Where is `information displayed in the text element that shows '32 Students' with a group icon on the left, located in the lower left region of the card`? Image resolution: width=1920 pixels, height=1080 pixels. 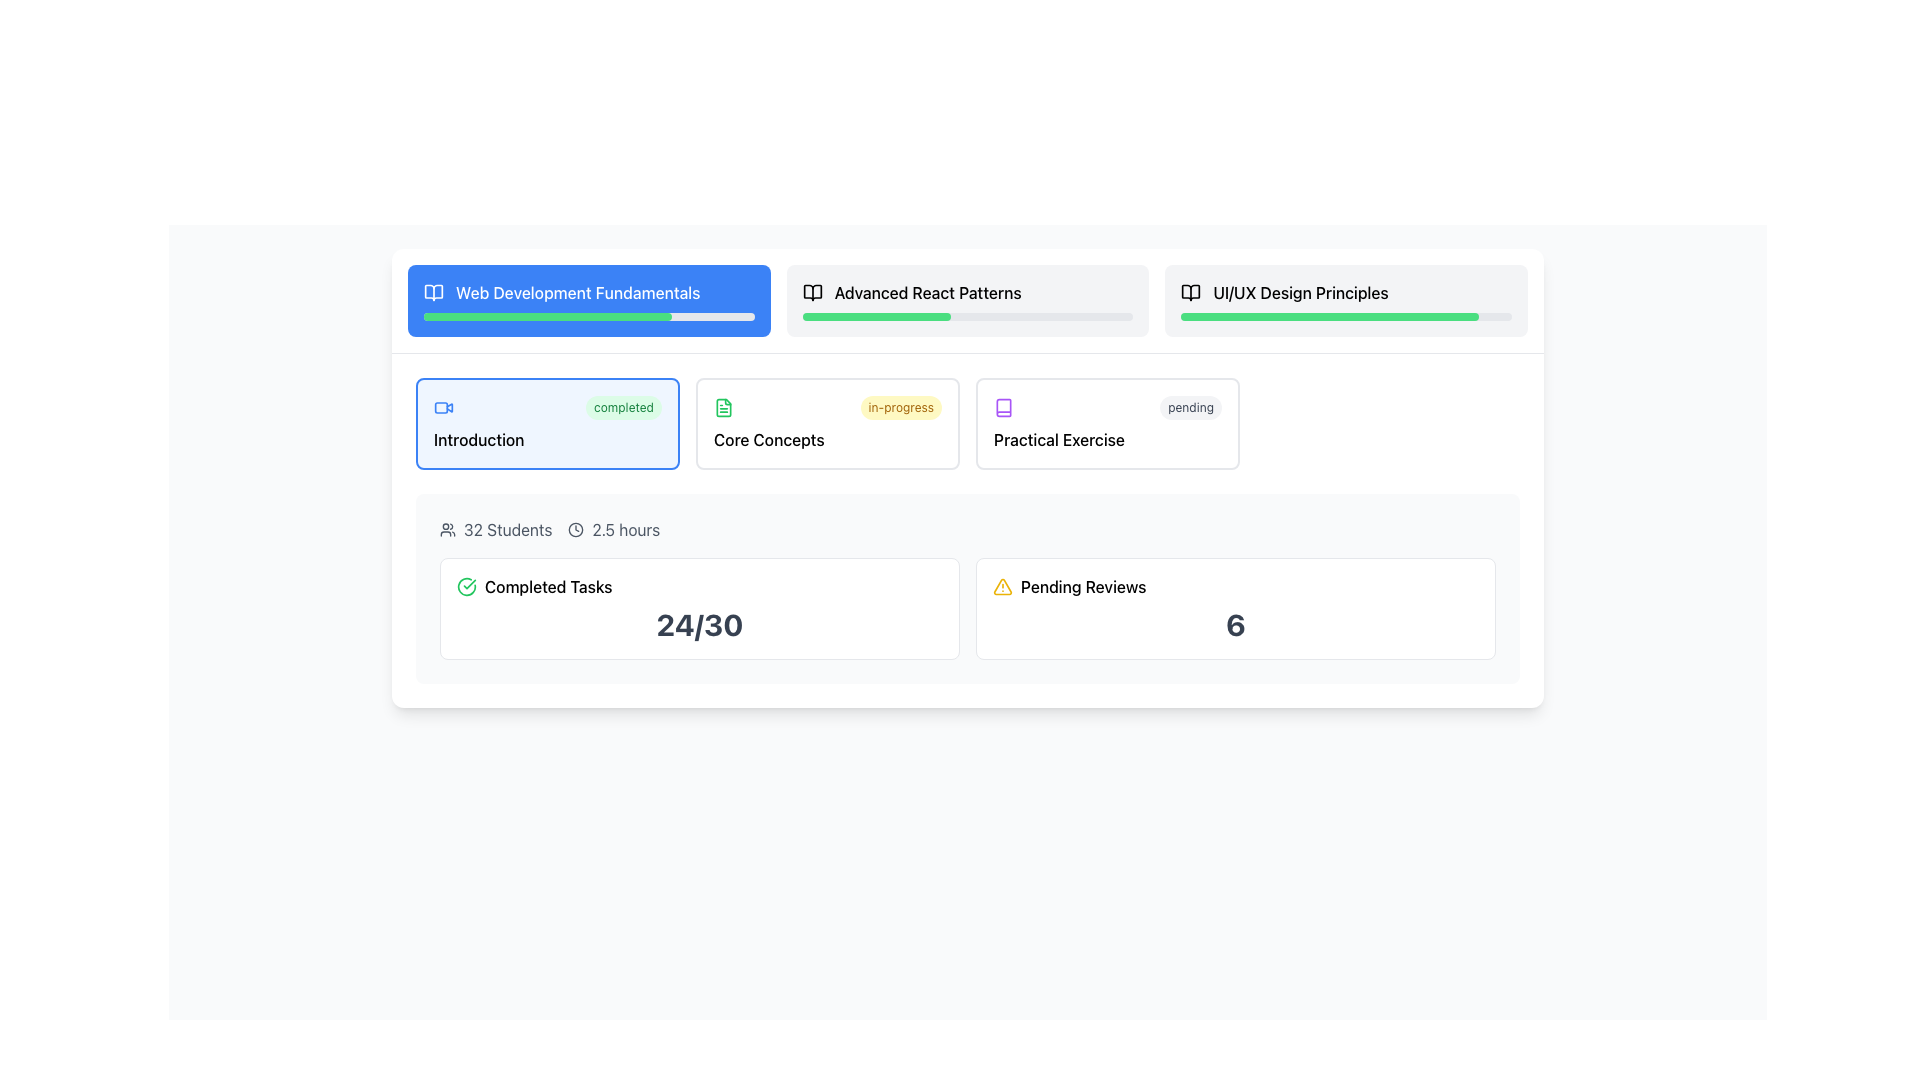 information displayed in the text element that shows '32 Students' with a group icon on the left, located in the lower left region of the card is located at coordinates (496, 528).